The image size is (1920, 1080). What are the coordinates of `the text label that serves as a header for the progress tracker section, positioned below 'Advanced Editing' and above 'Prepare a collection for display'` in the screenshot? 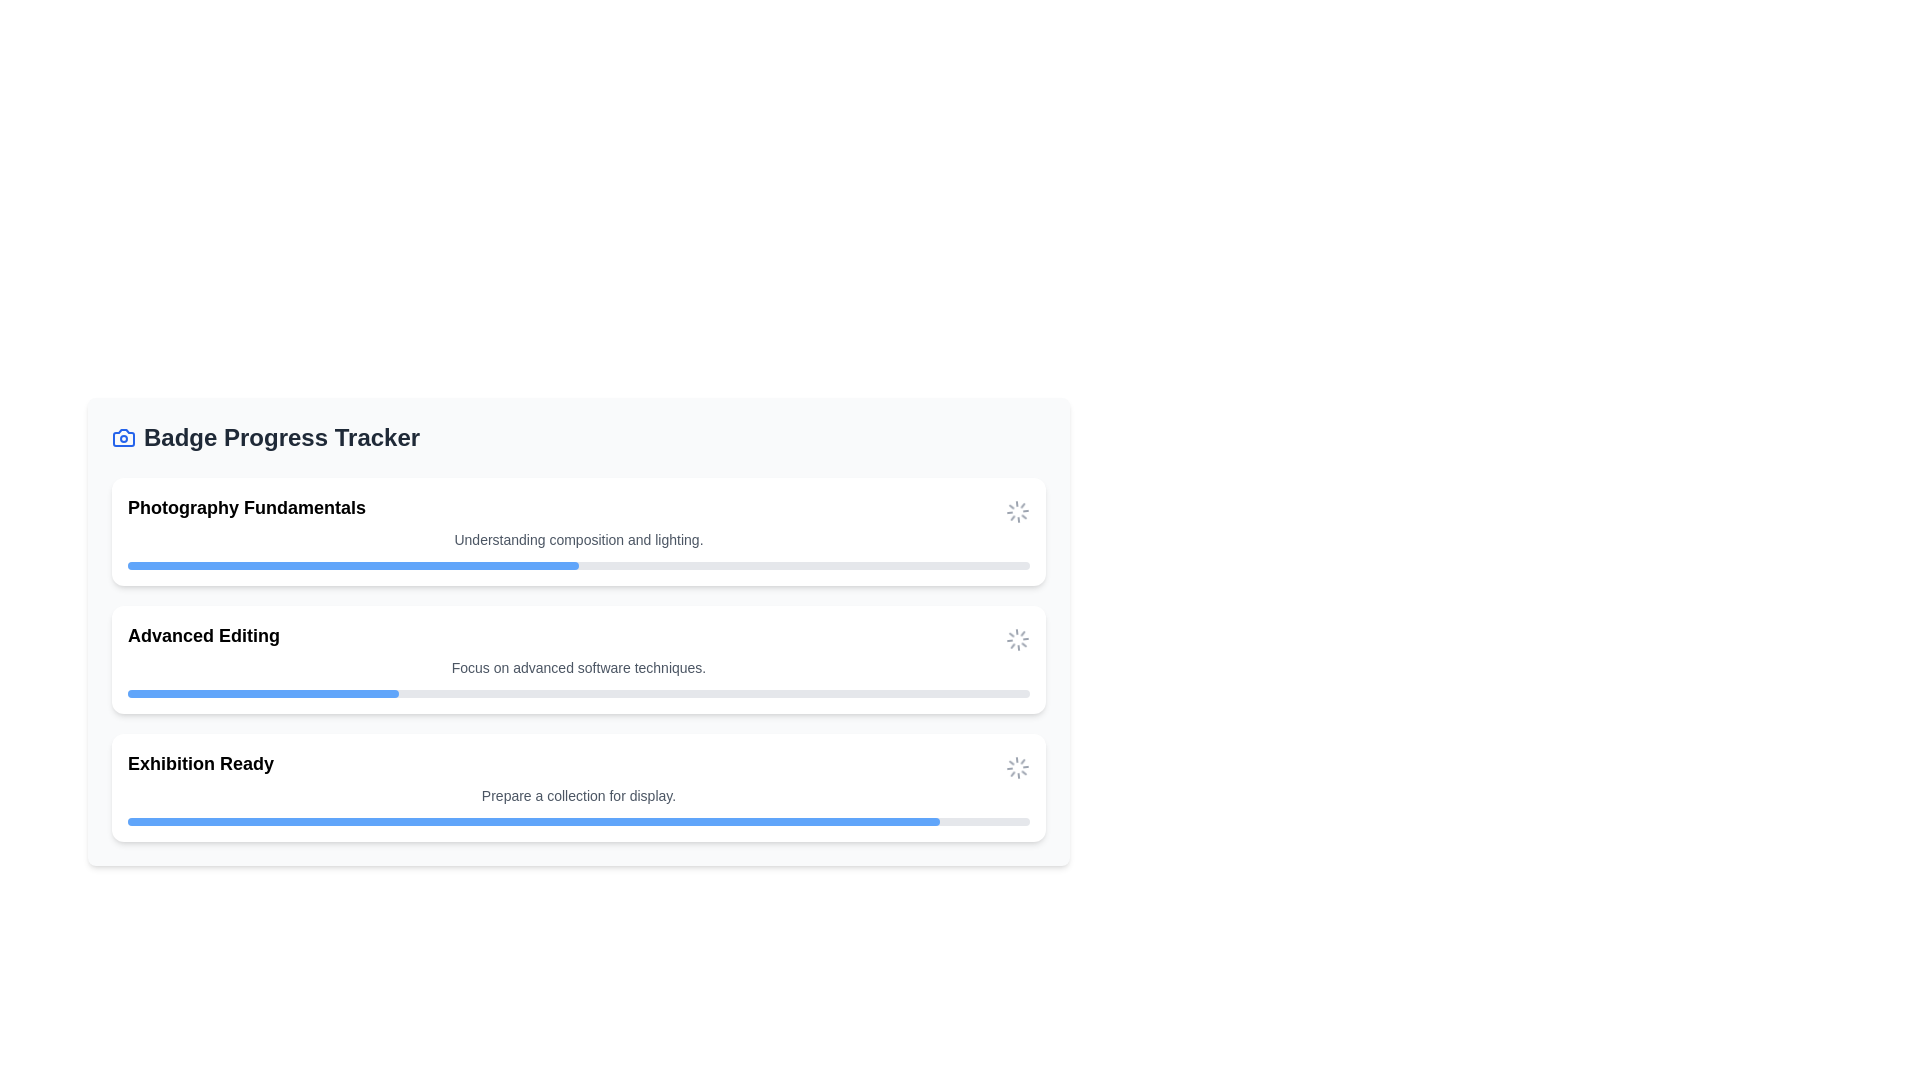 It's located at (201, 763).